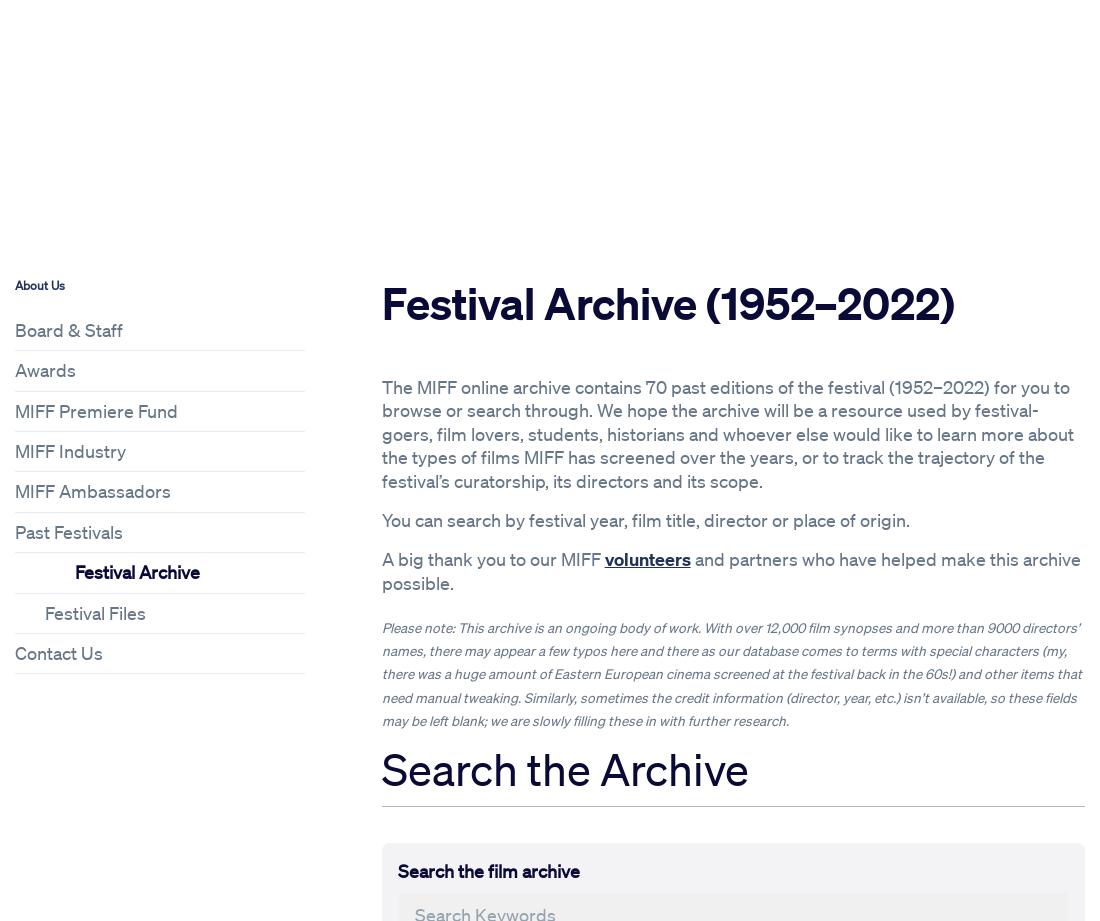 This screenshot has width=1100, height=921. What do you see at coordinates (645, 517) in the screenshot?
I see `'You can search by festival year, film title, director or place of origin.'` at bounding box center [645, 517].